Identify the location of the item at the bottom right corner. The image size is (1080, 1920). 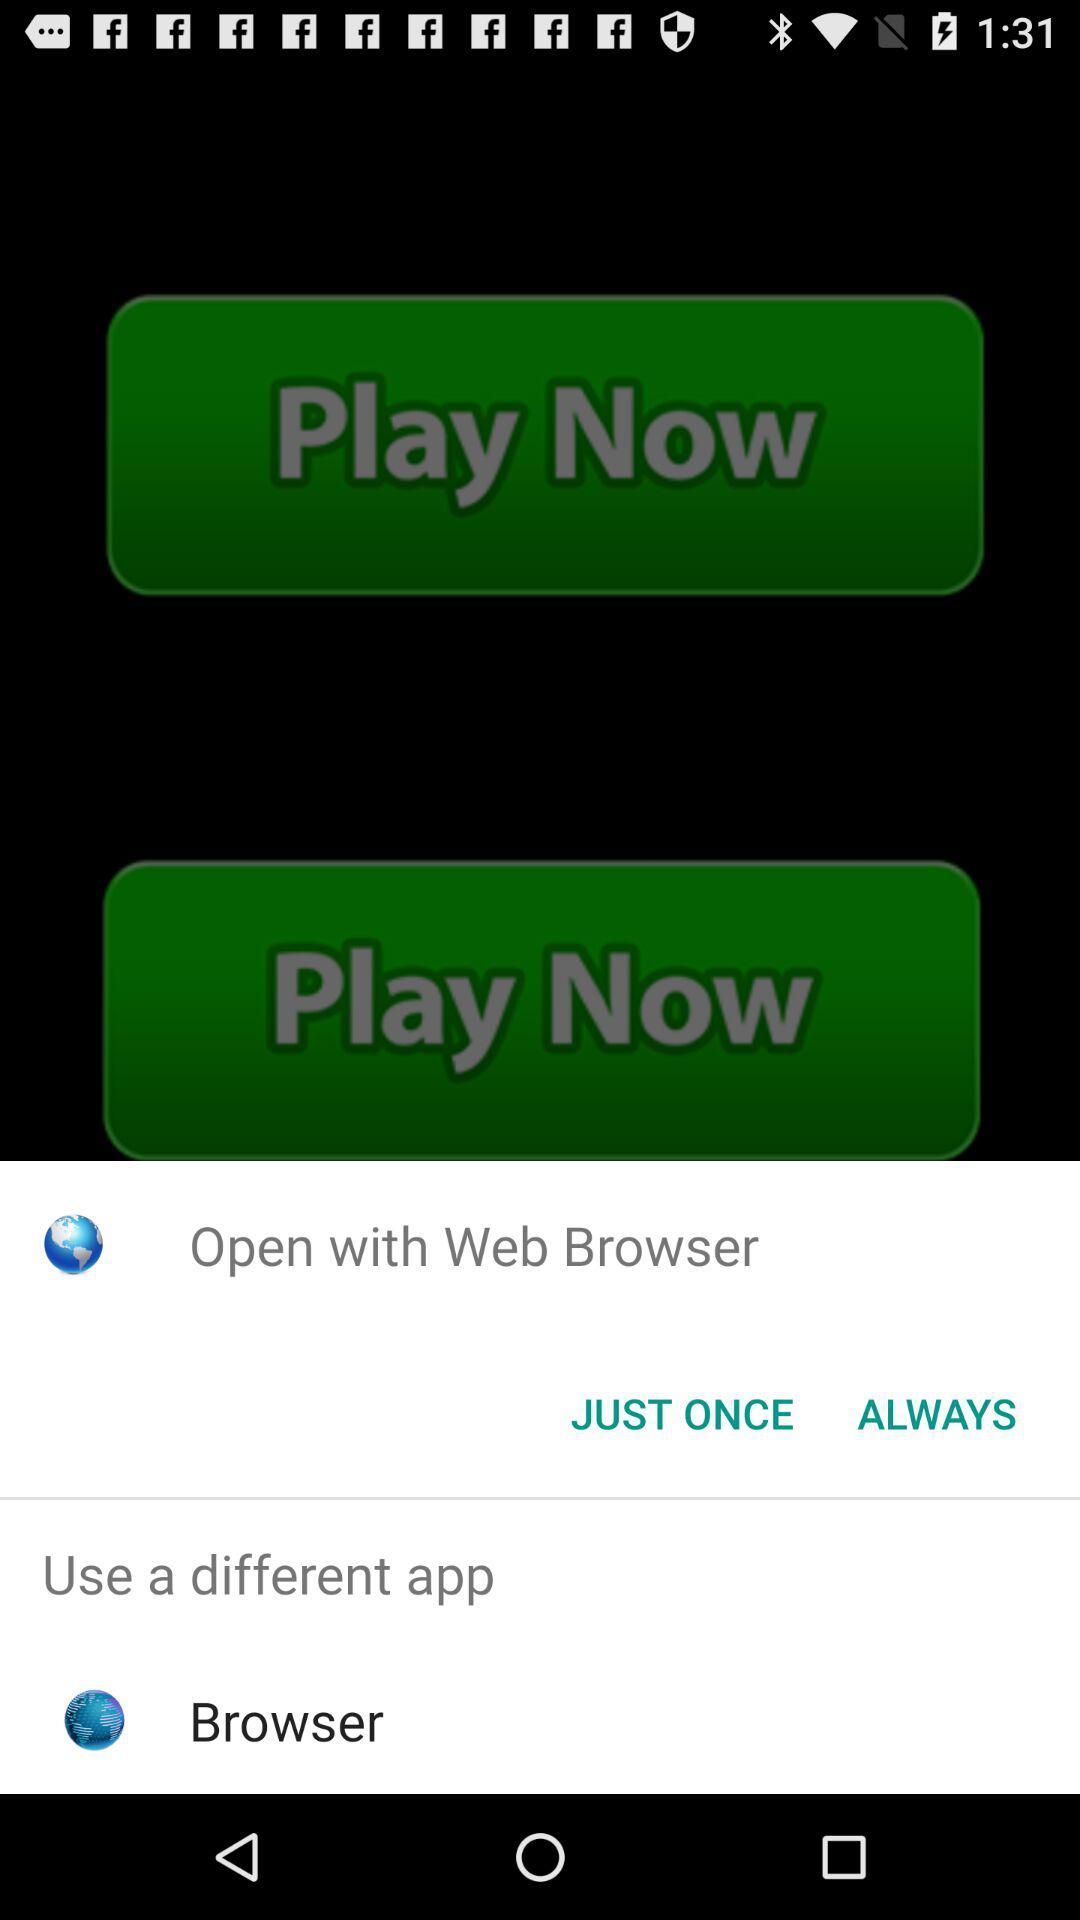
(937, 1411).